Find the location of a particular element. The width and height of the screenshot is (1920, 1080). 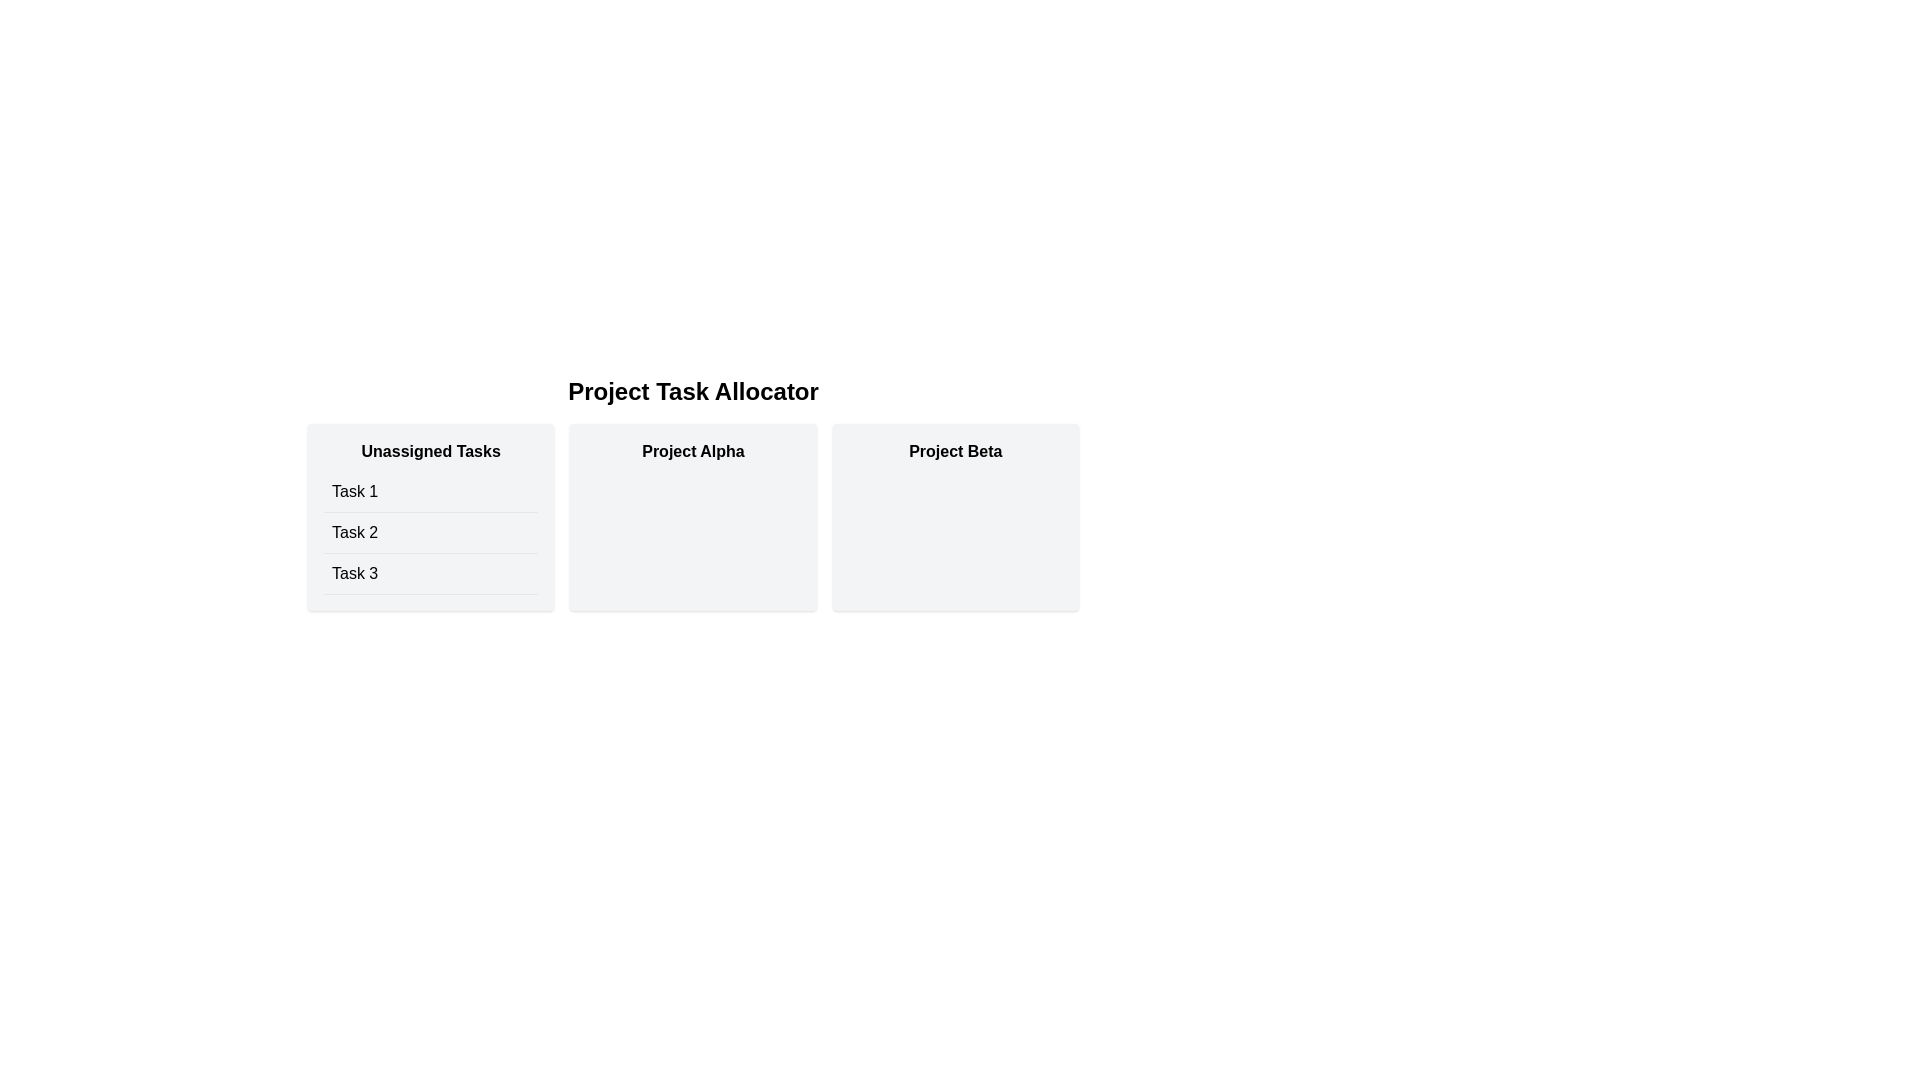

the task Task 2 from the project Project Alpha and return it to the unassigned list is located at coordinates (693, 516).